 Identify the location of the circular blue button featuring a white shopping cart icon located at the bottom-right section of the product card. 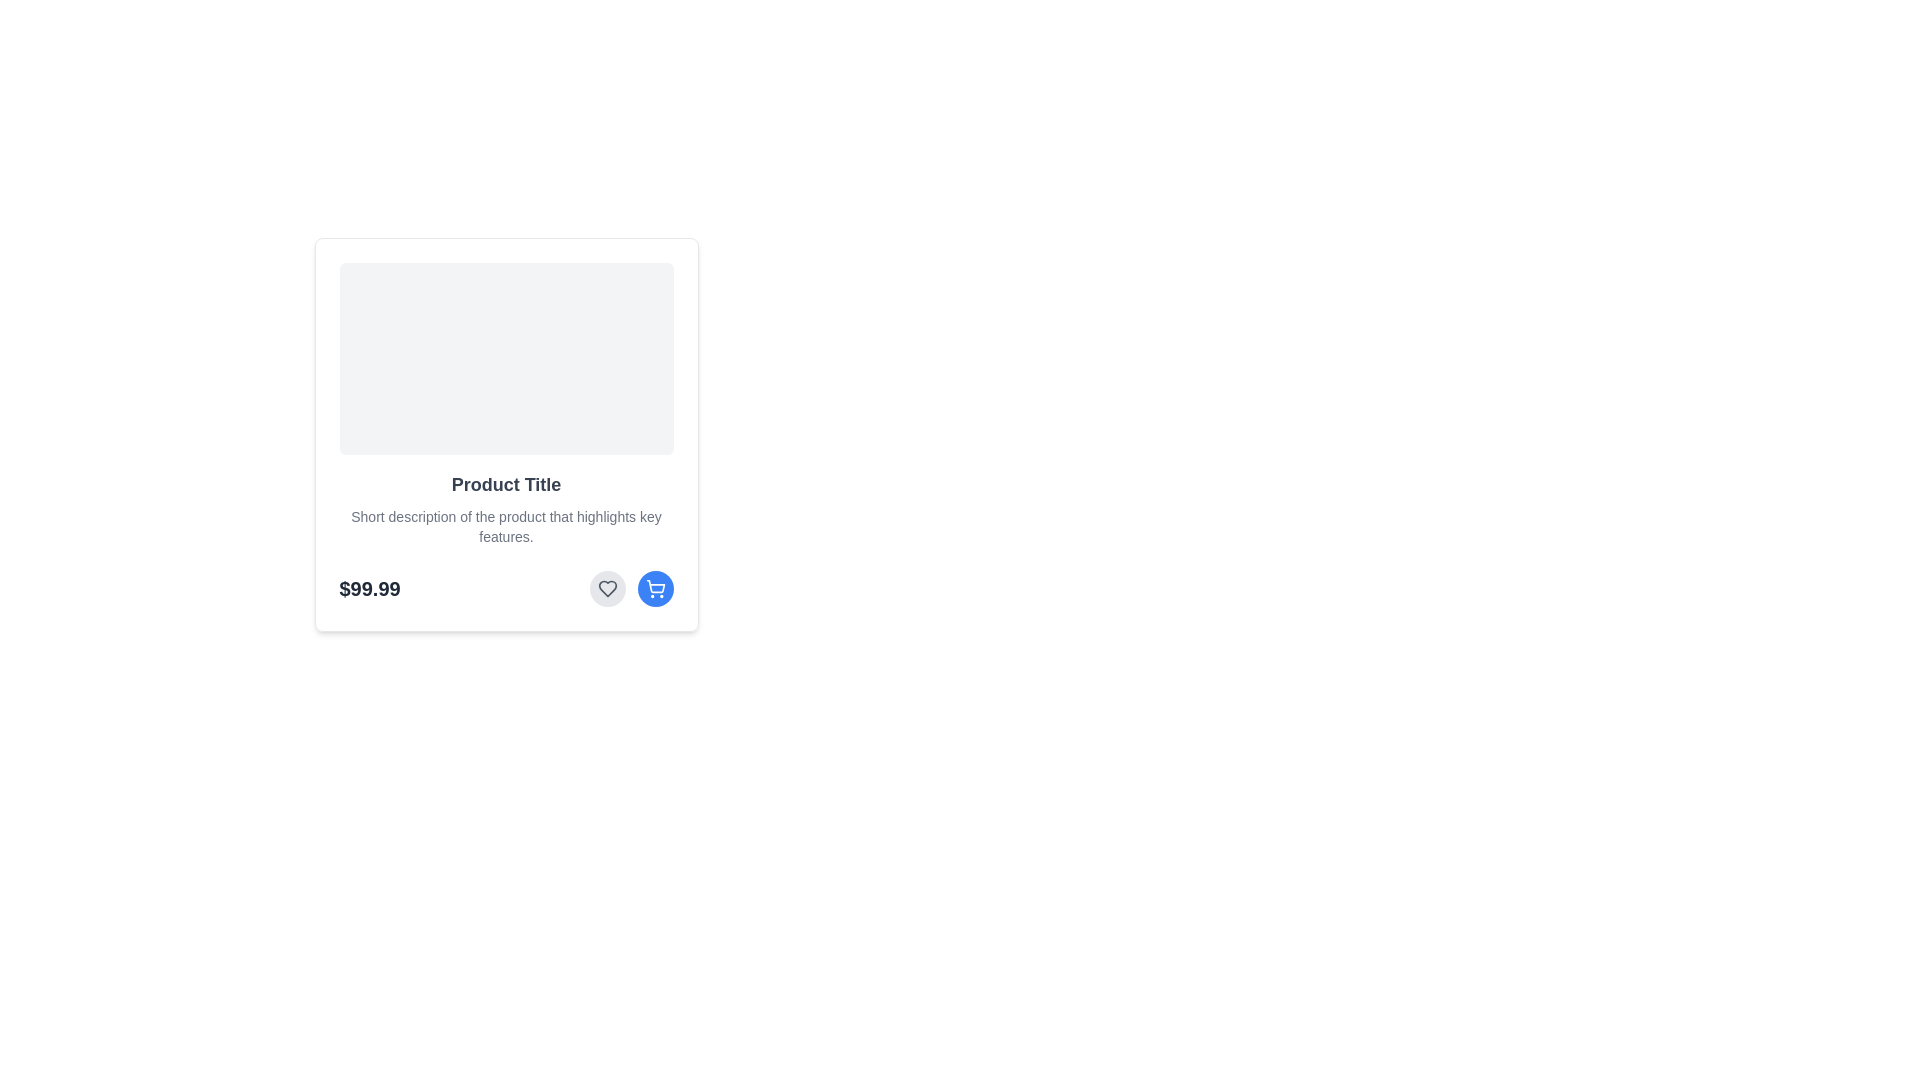
(655, 588).